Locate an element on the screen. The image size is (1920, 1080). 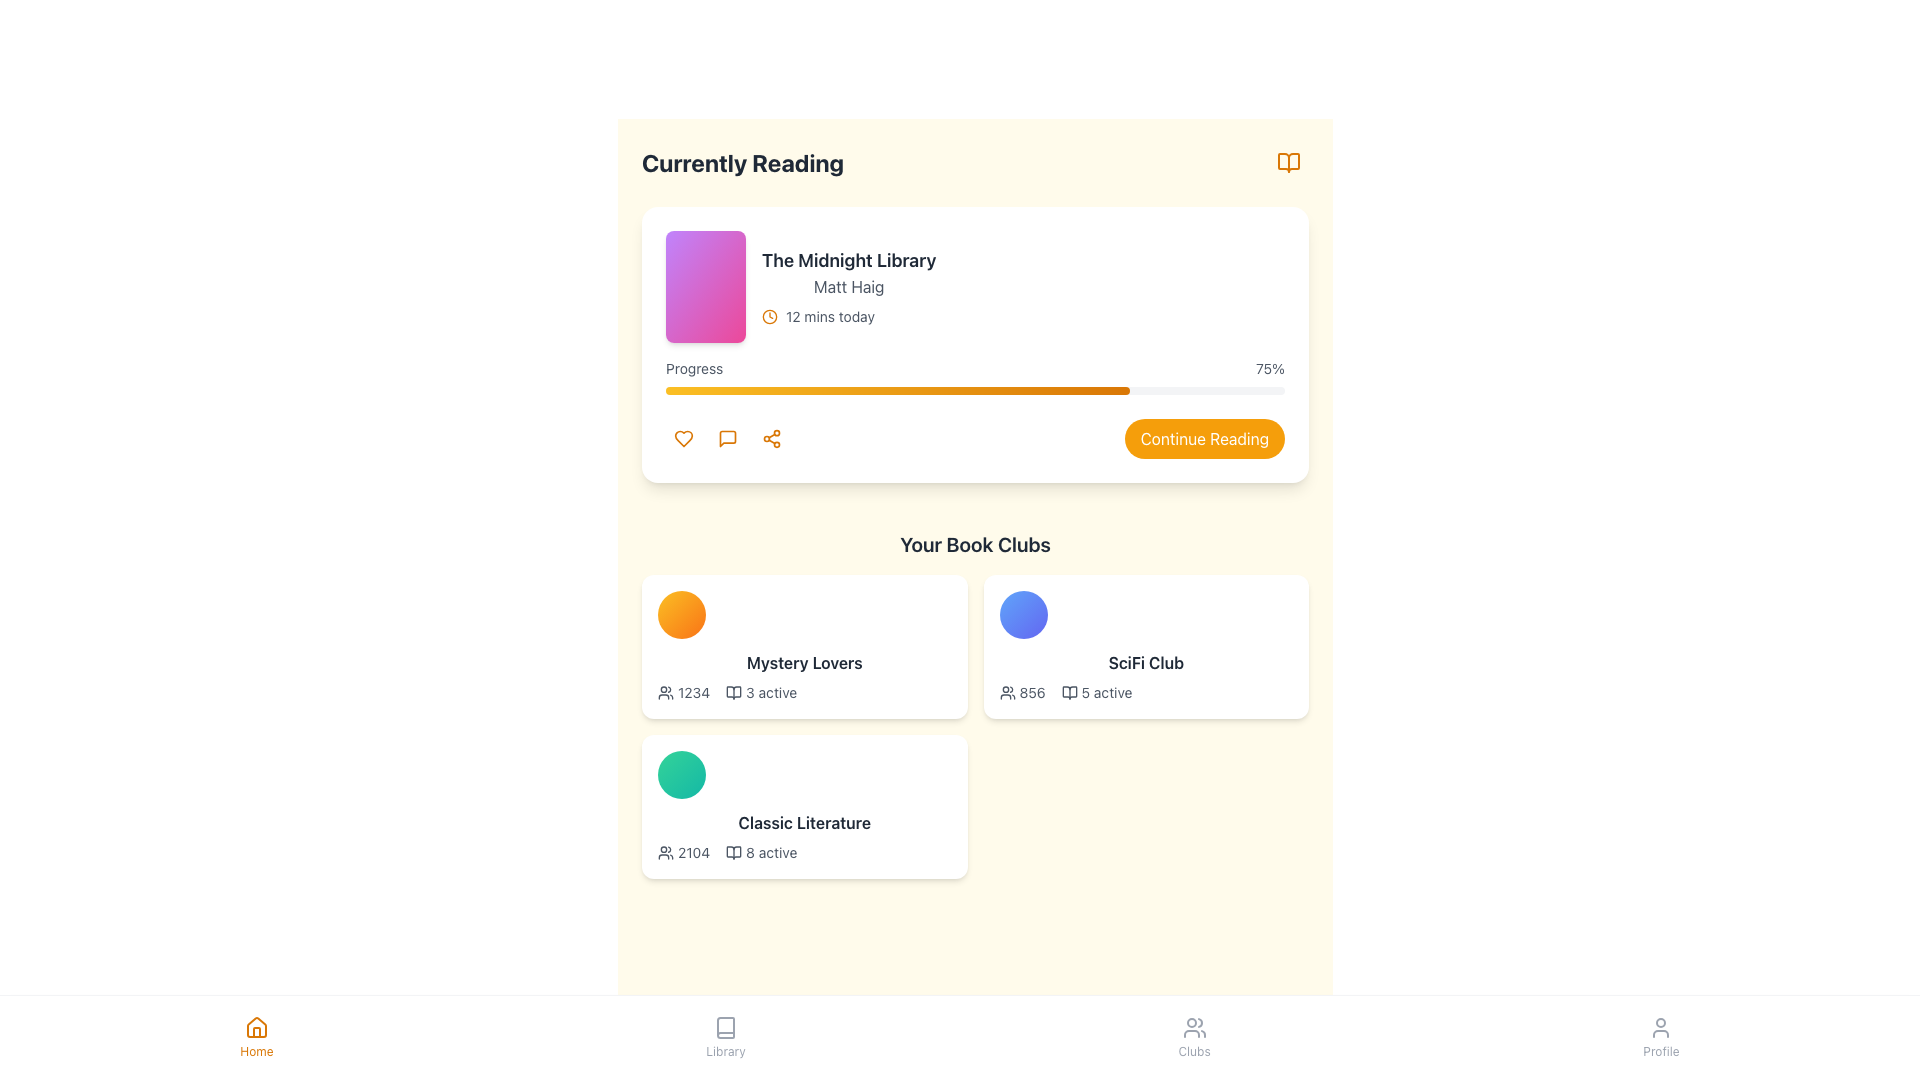
the decorative icon located within the 'Classic Literature' book club card, situated to the right of the text '2104' and before the text '8 active' is located at coordinates (733, 852).